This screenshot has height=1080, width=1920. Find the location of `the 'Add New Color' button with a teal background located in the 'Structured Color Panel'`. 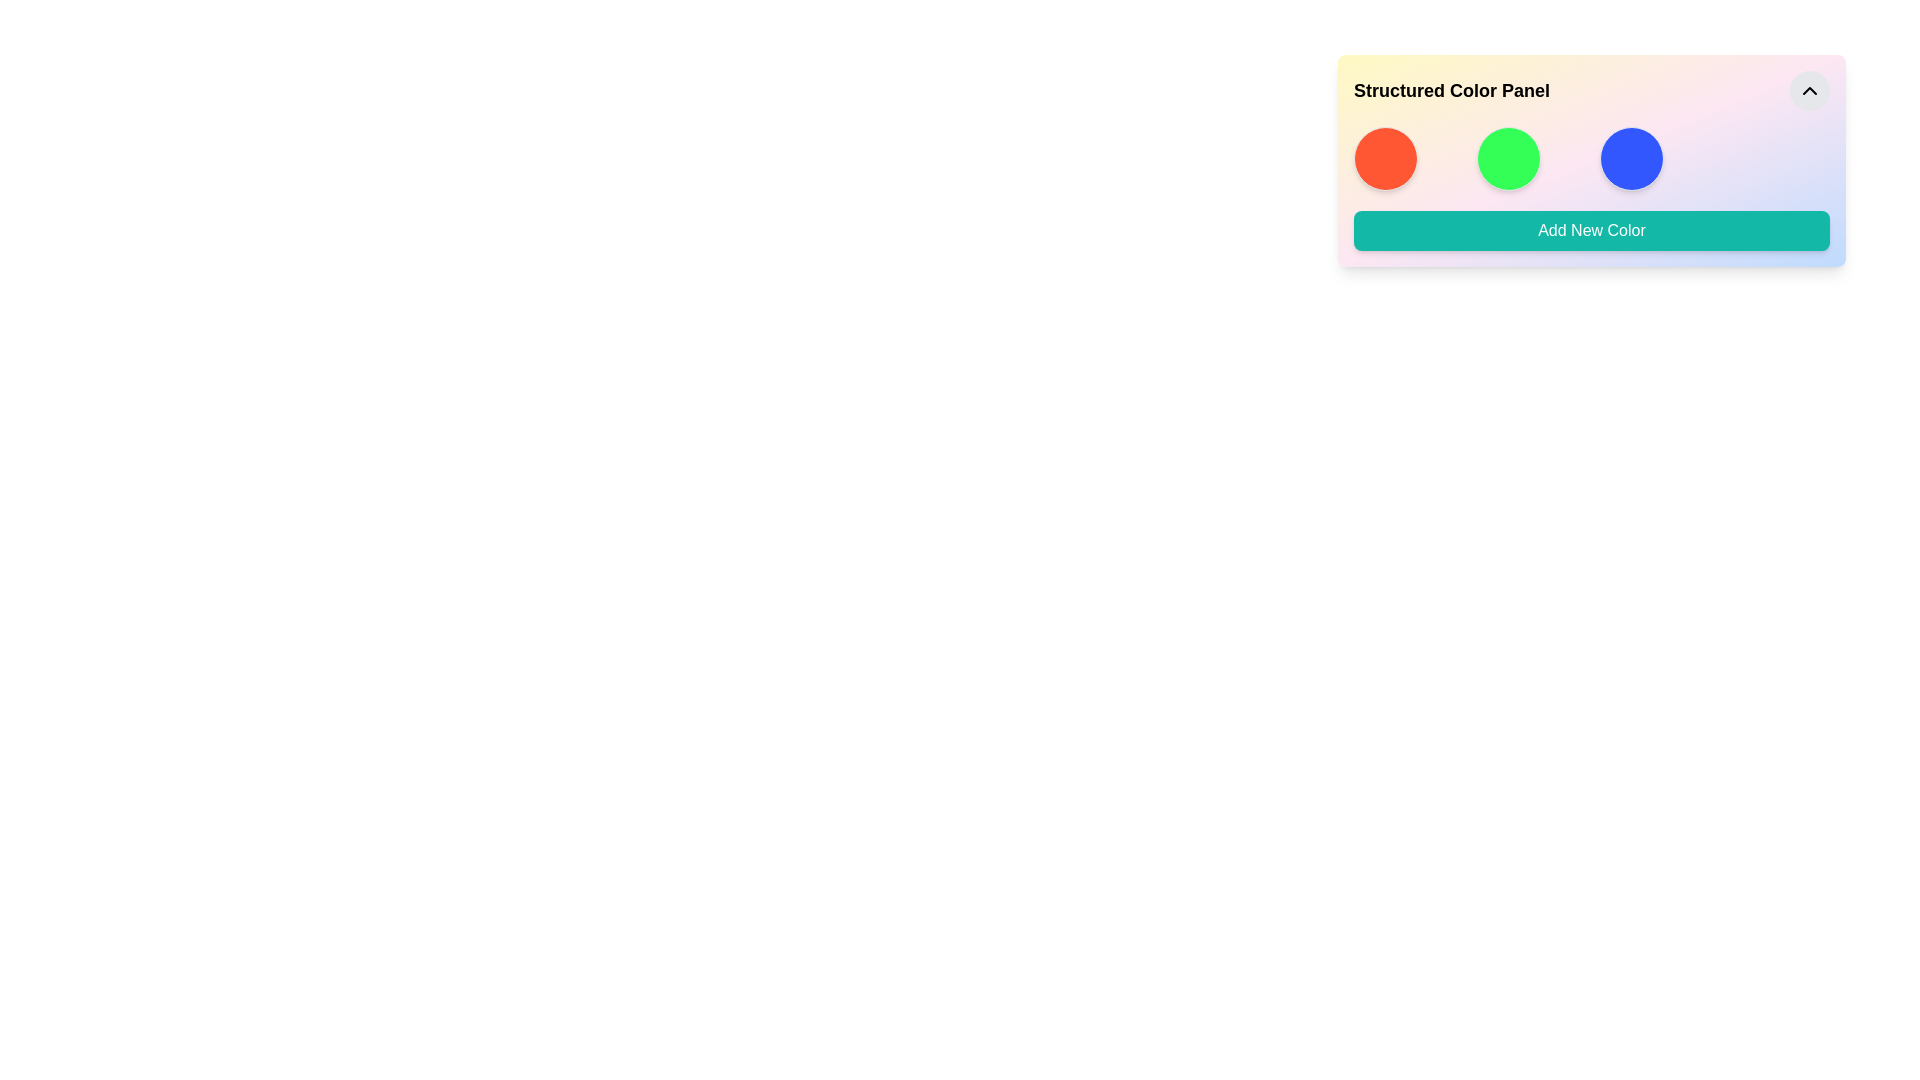

the 'Add New Color' button with a teal background located in the 'Structured Color Panel' is located at coordinates (1591, 230).